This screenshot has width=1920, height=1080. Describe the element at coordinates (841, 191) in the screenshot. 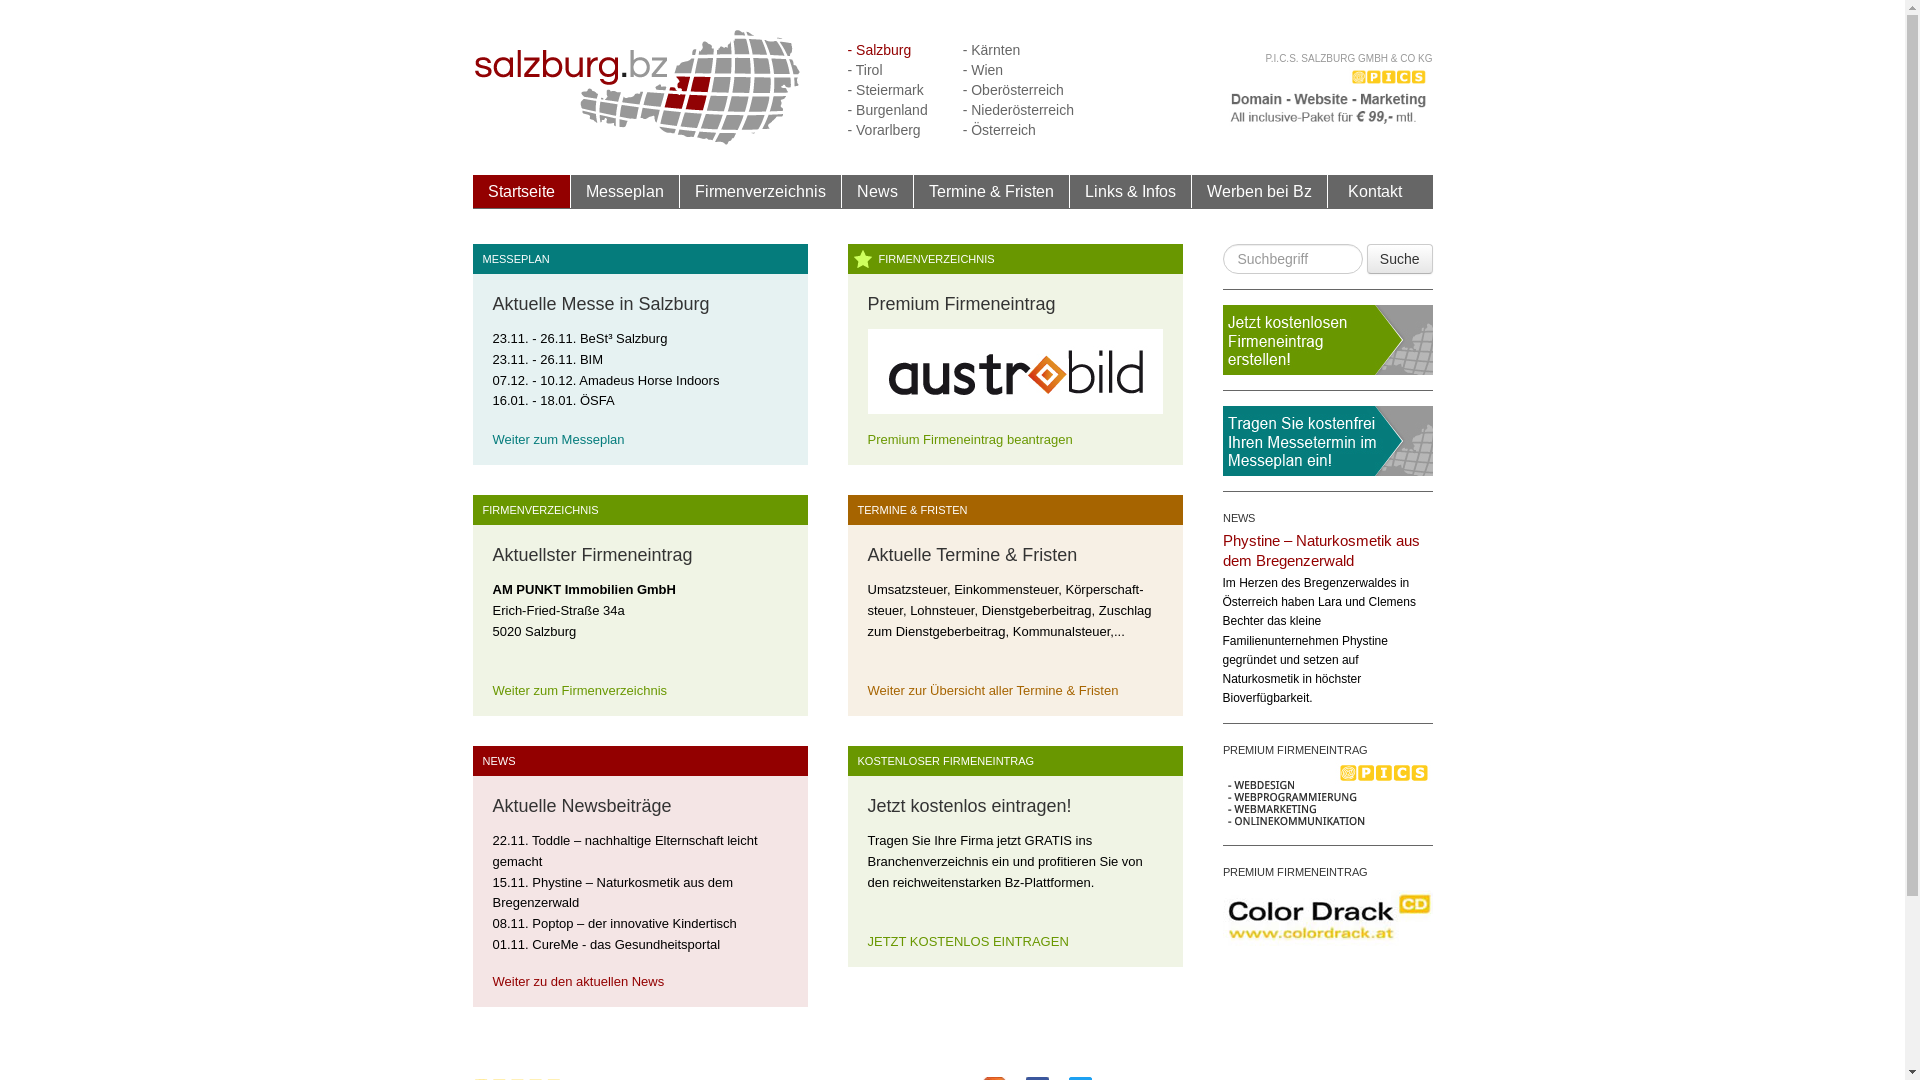

I see `'News'` at that location.